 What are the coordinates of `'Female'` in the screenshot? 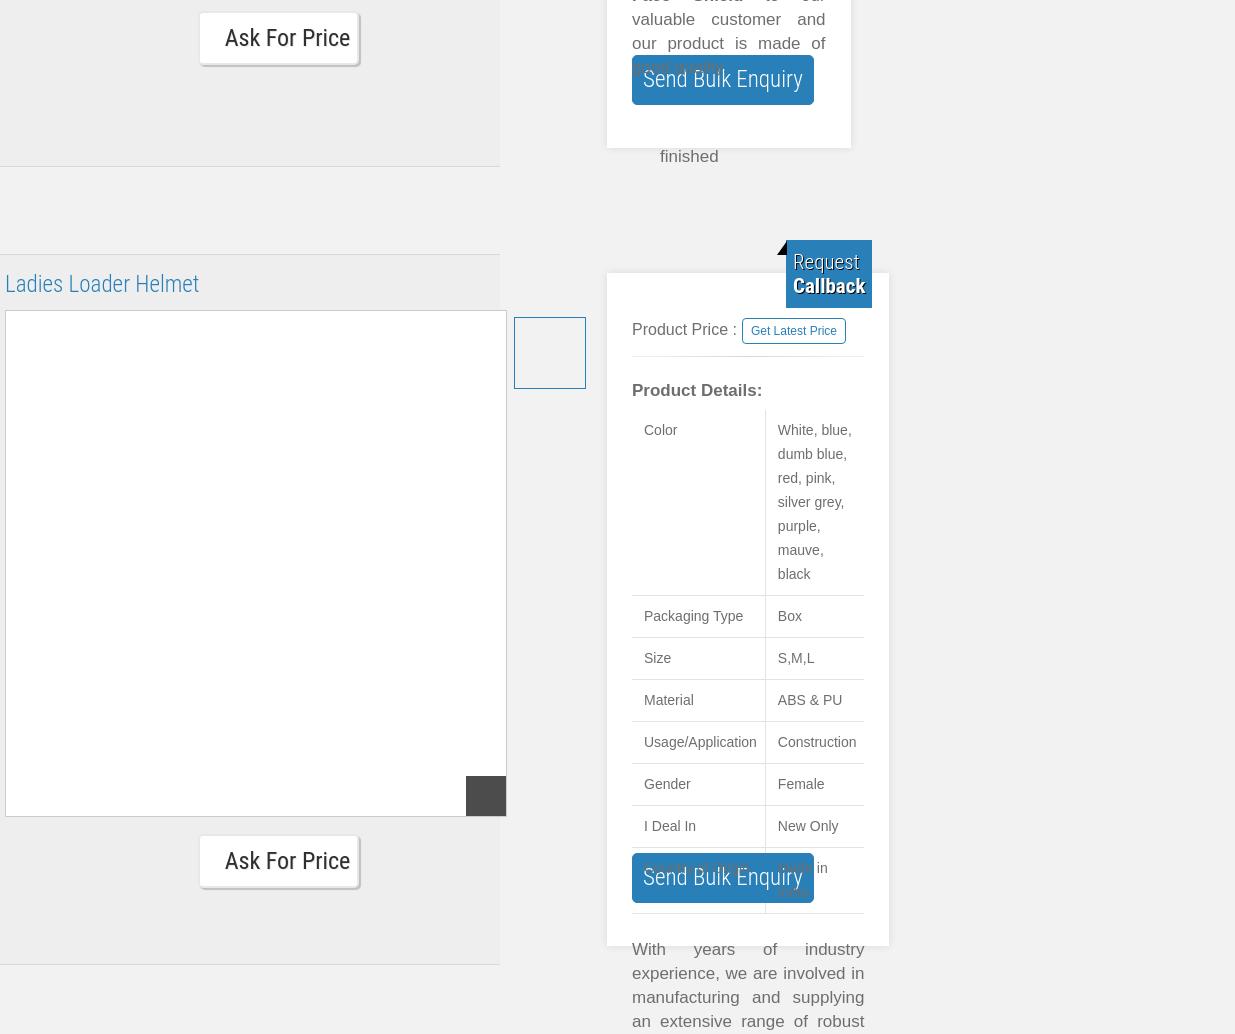 It's located at (776, 782).